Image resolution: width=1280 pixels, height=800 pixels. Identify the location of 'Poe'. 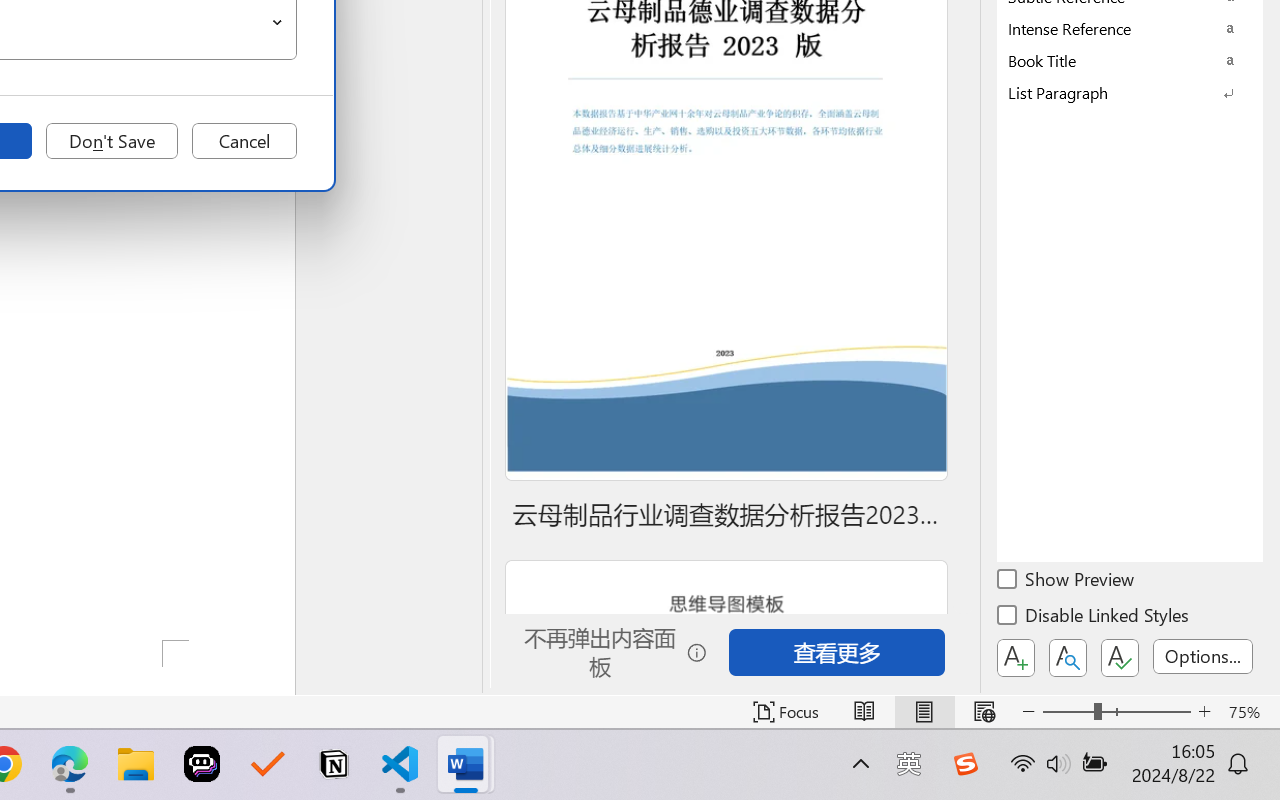
(202, 764).